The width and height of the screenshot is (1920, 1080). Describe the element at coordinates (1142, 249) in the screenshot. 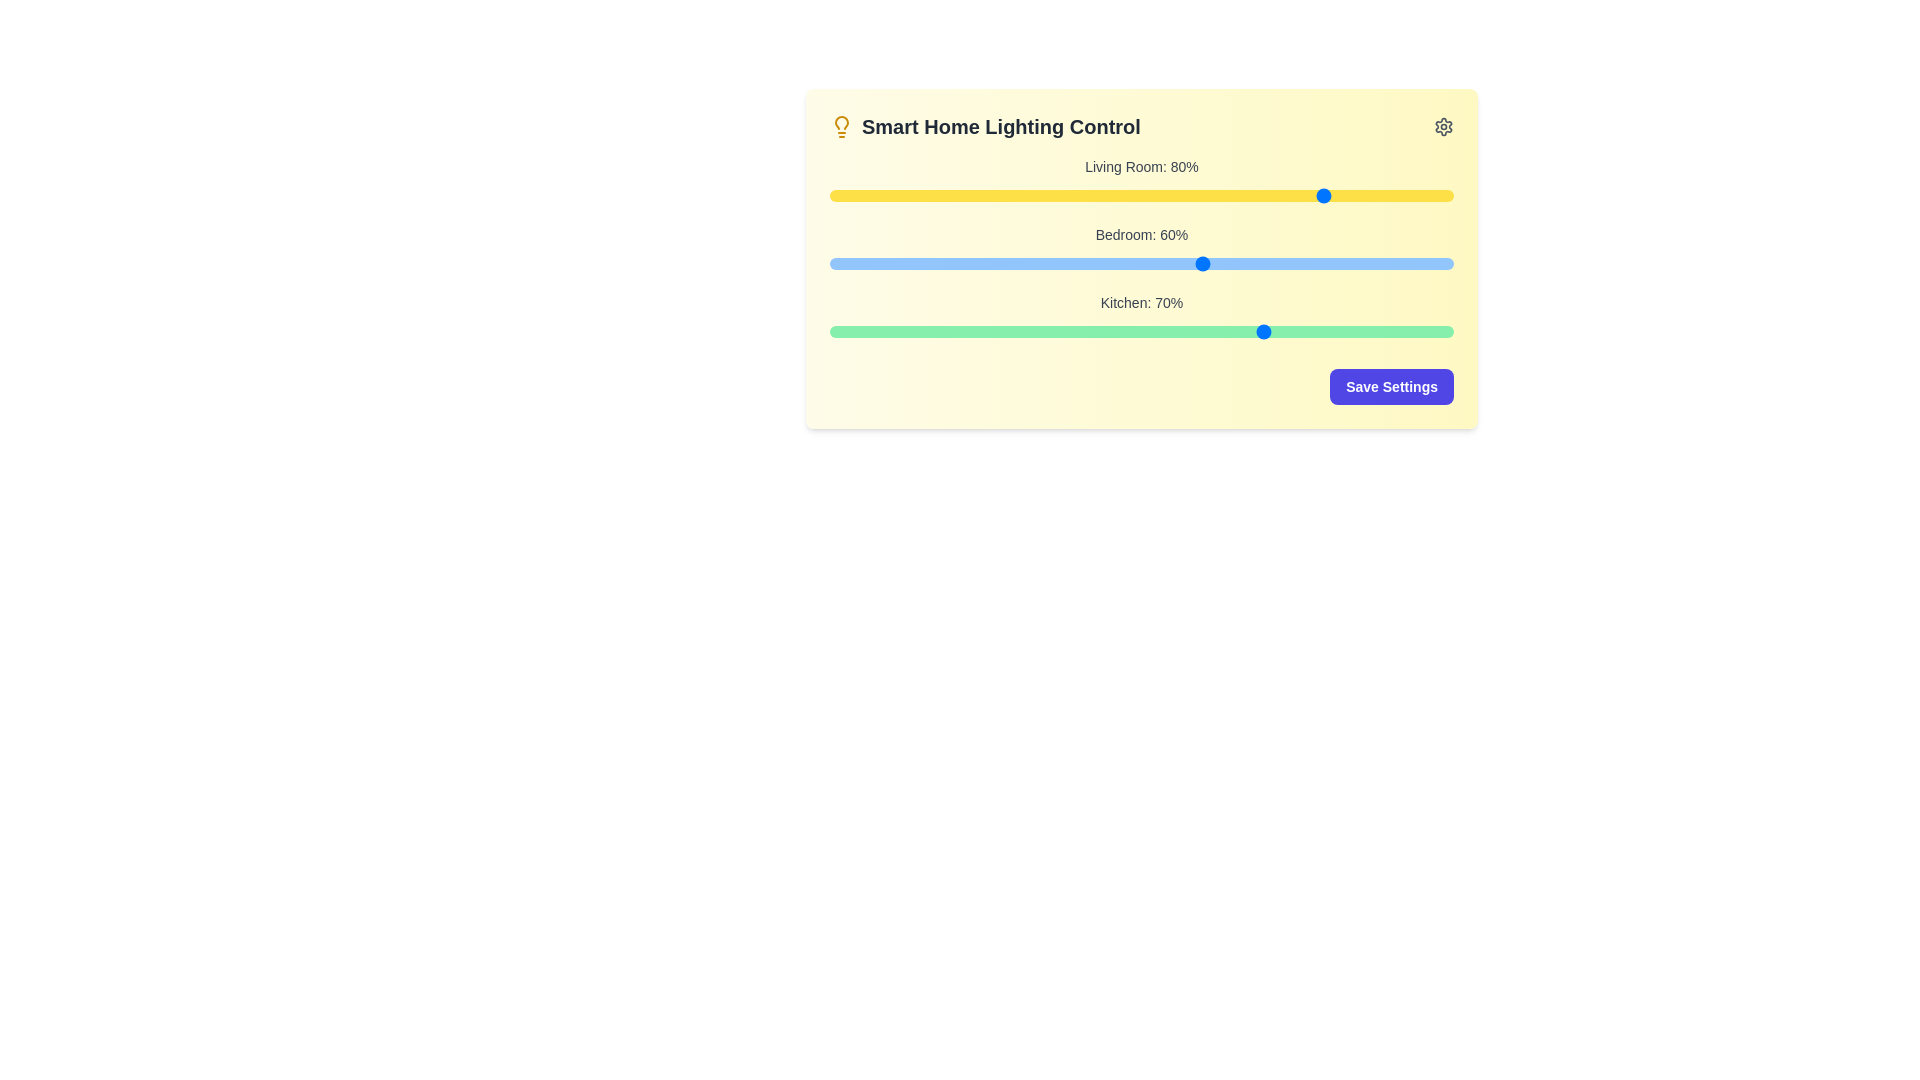

I see `the grouped component containing multiple progress bars labeled 'Living Room', 'Bedroom', and 'Kitchen' to interact with it` at that location.